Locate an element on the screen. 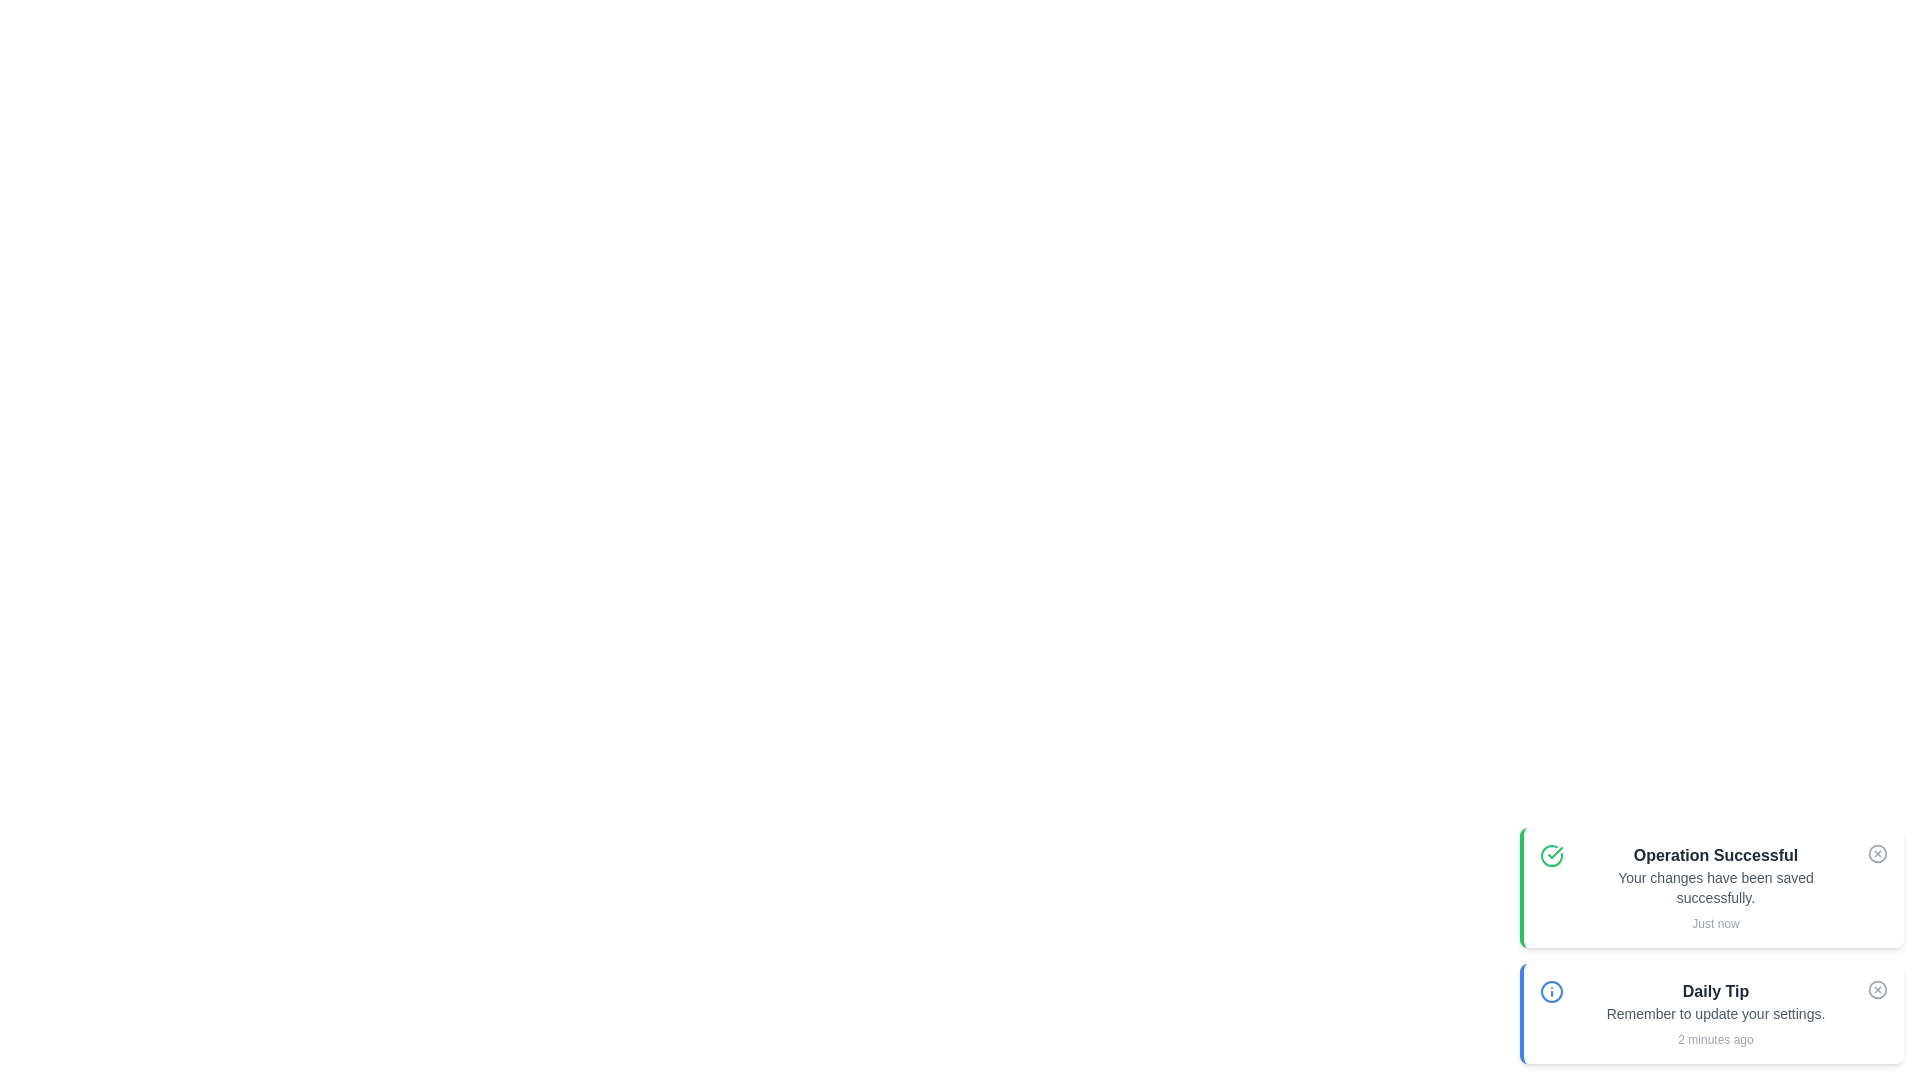 Image resolution: width=1920 pixels, height=1080 pixels. the small circular icon with a blue outline and an exclamation mark inside, located in the top-left area of the 'Daily Tip' notification card is located at coordinates (1550, 991).